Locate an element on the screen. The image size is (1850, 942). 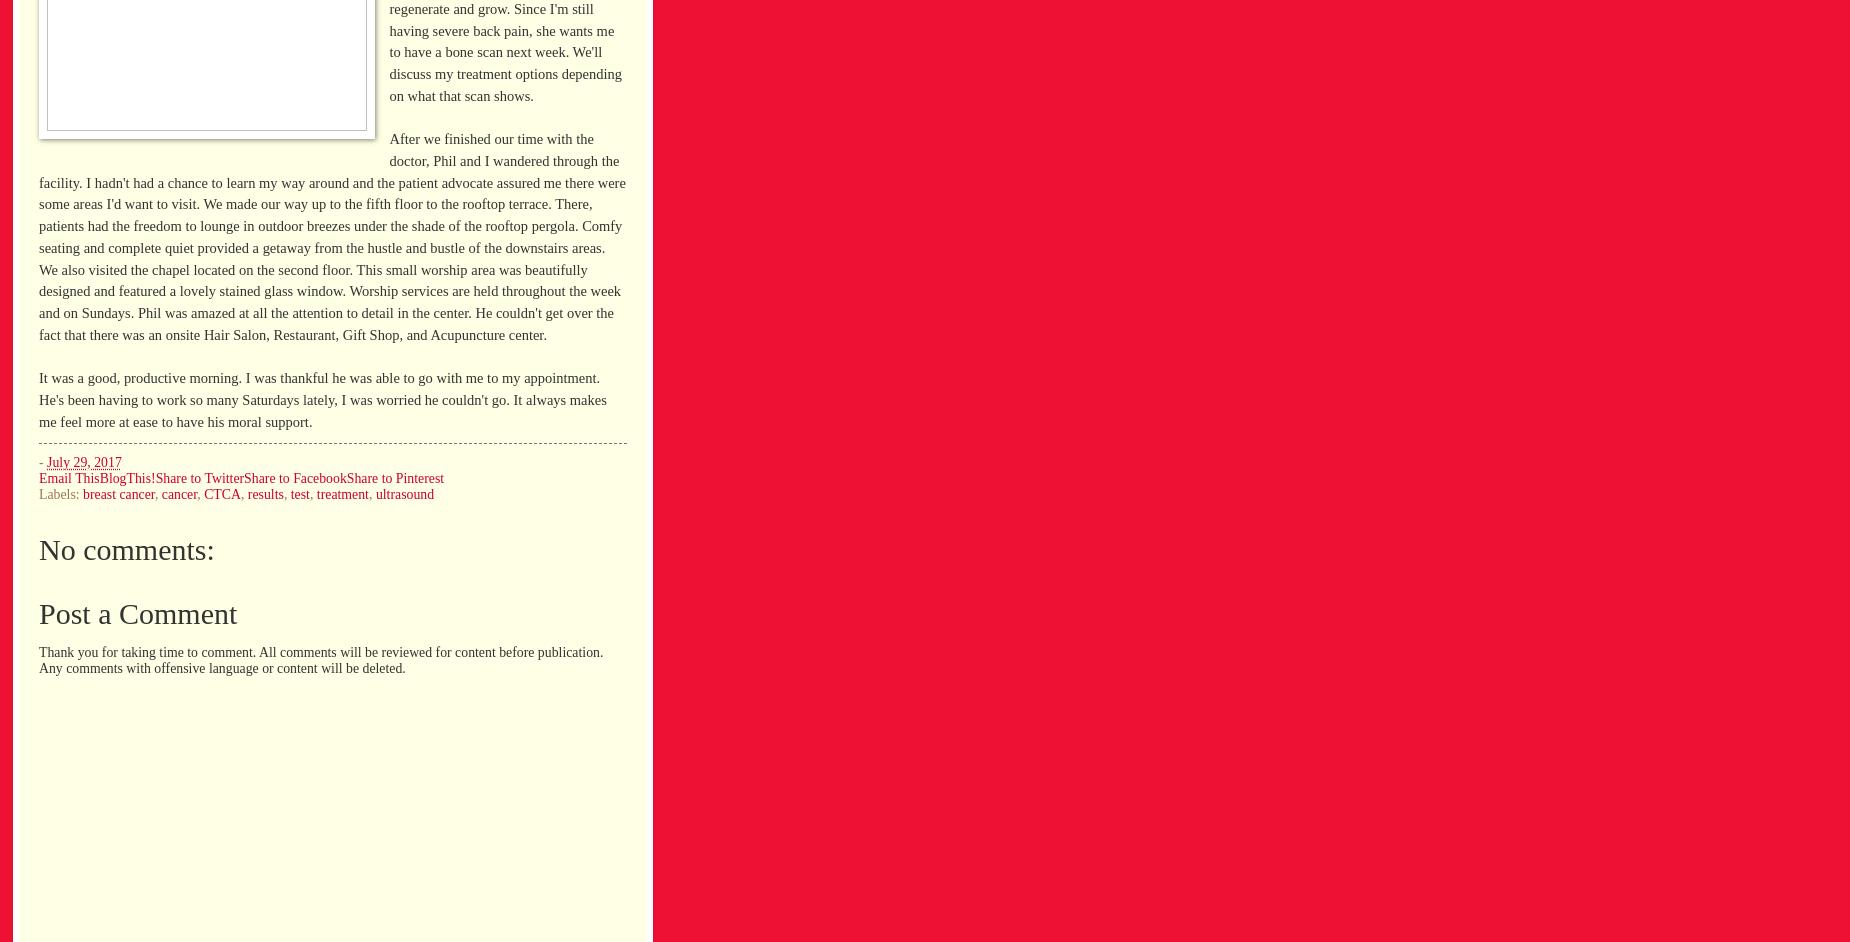
'Share to Pinterest' is located at coordinates (344, 478).